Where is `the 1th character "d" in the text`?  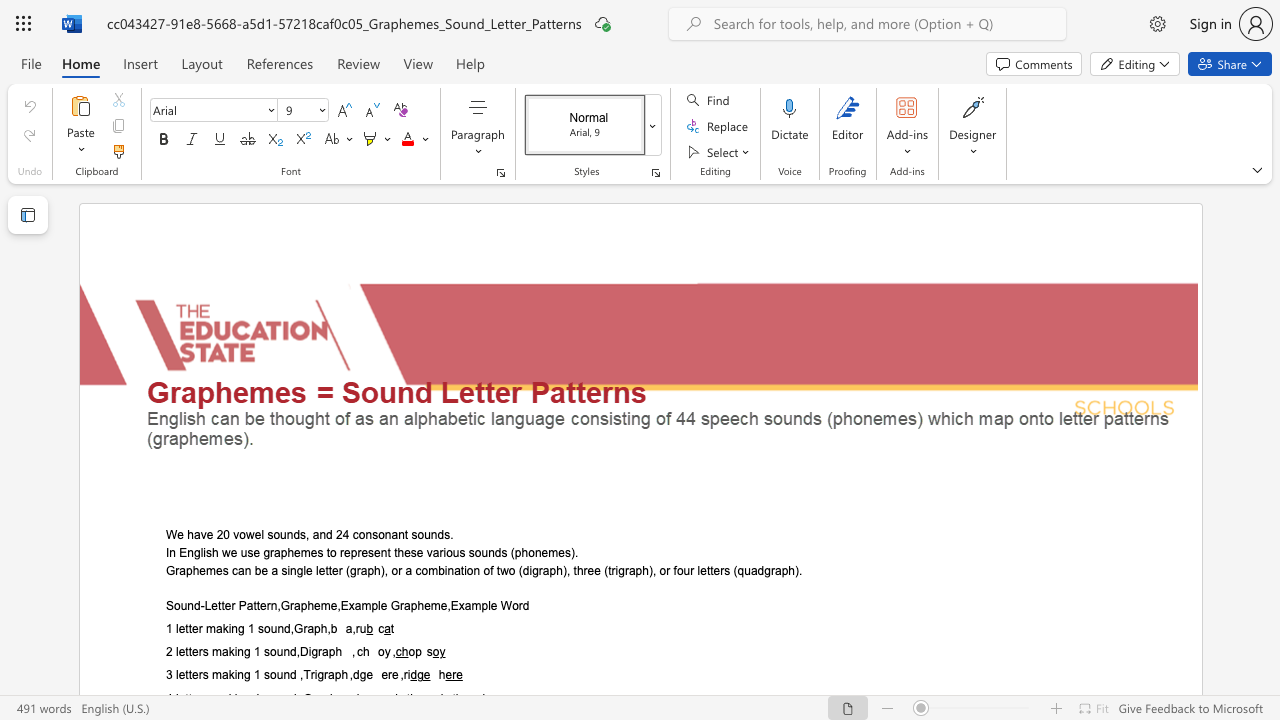
the 1th character "d" in the text is located at coordinates (292, 652).